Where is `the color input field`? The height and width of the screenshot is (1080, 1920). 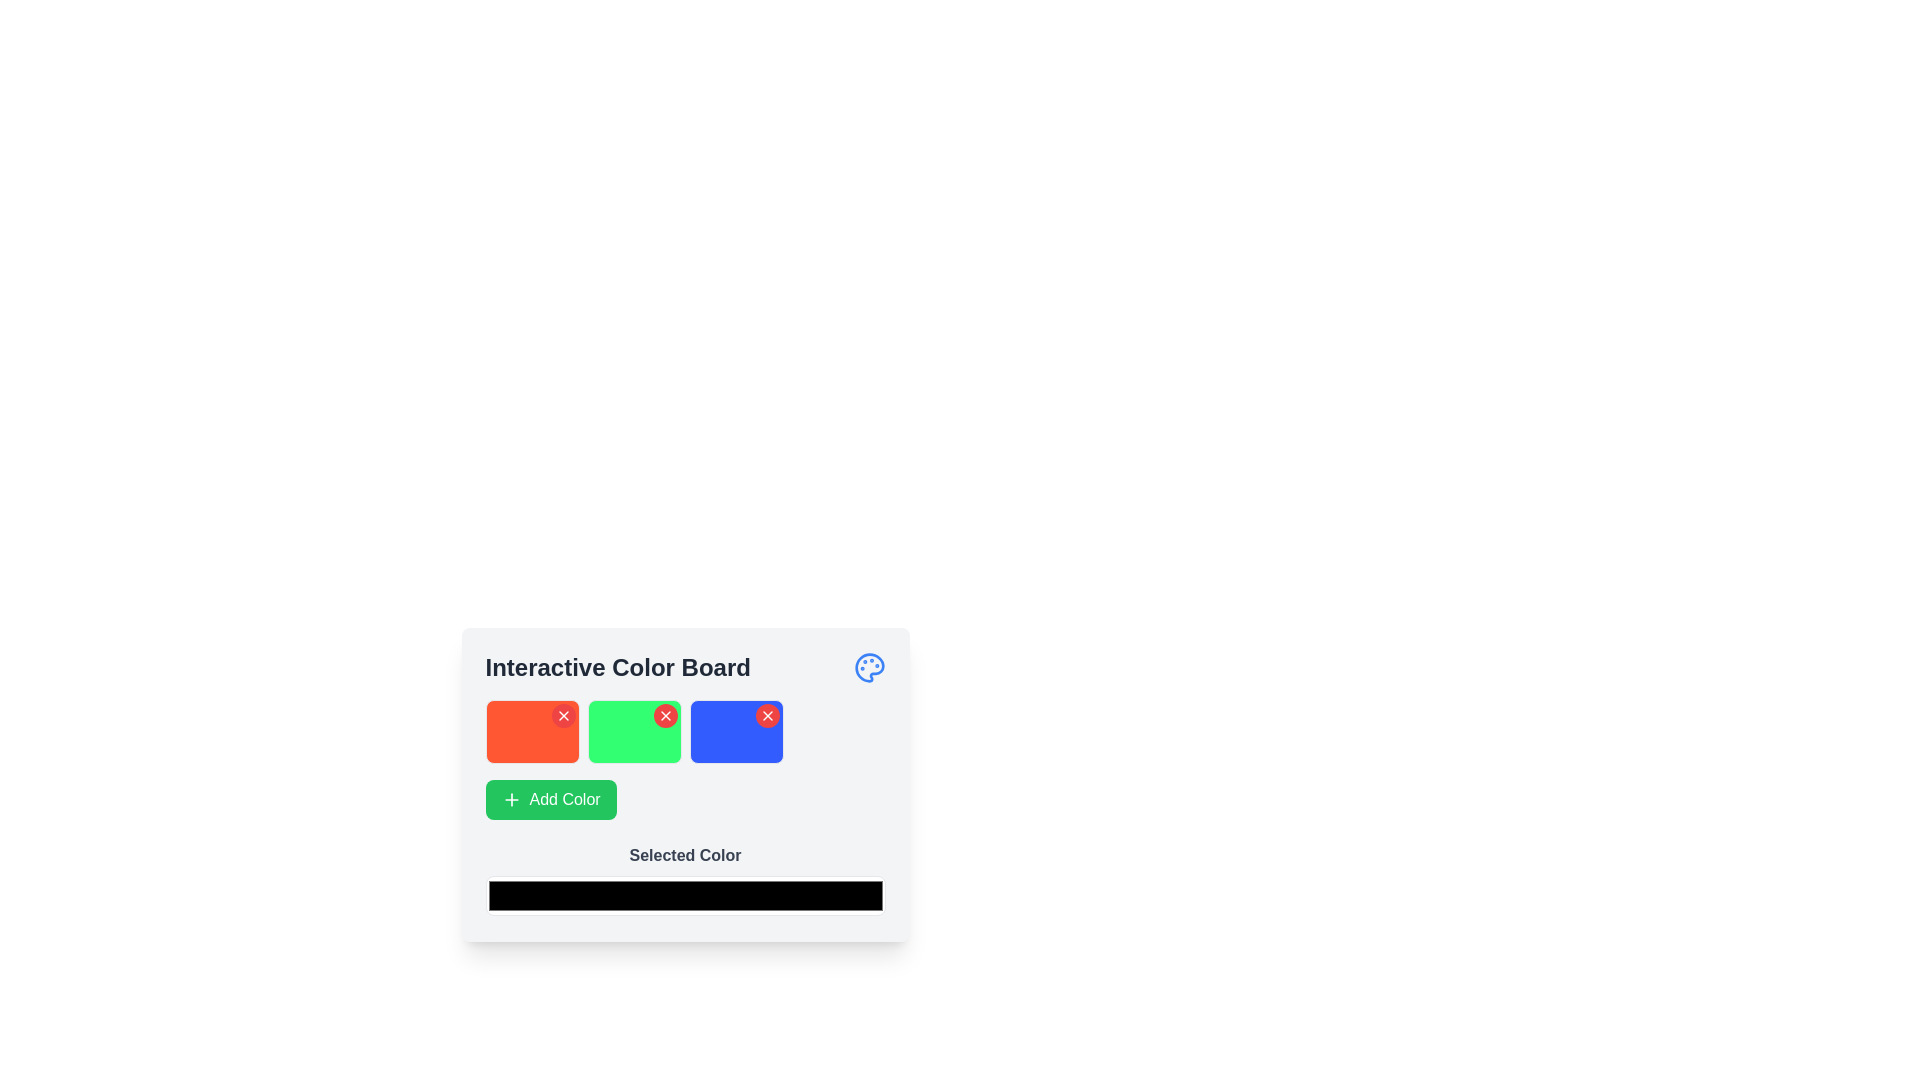
the color input field is located at coordinates (685, 894).